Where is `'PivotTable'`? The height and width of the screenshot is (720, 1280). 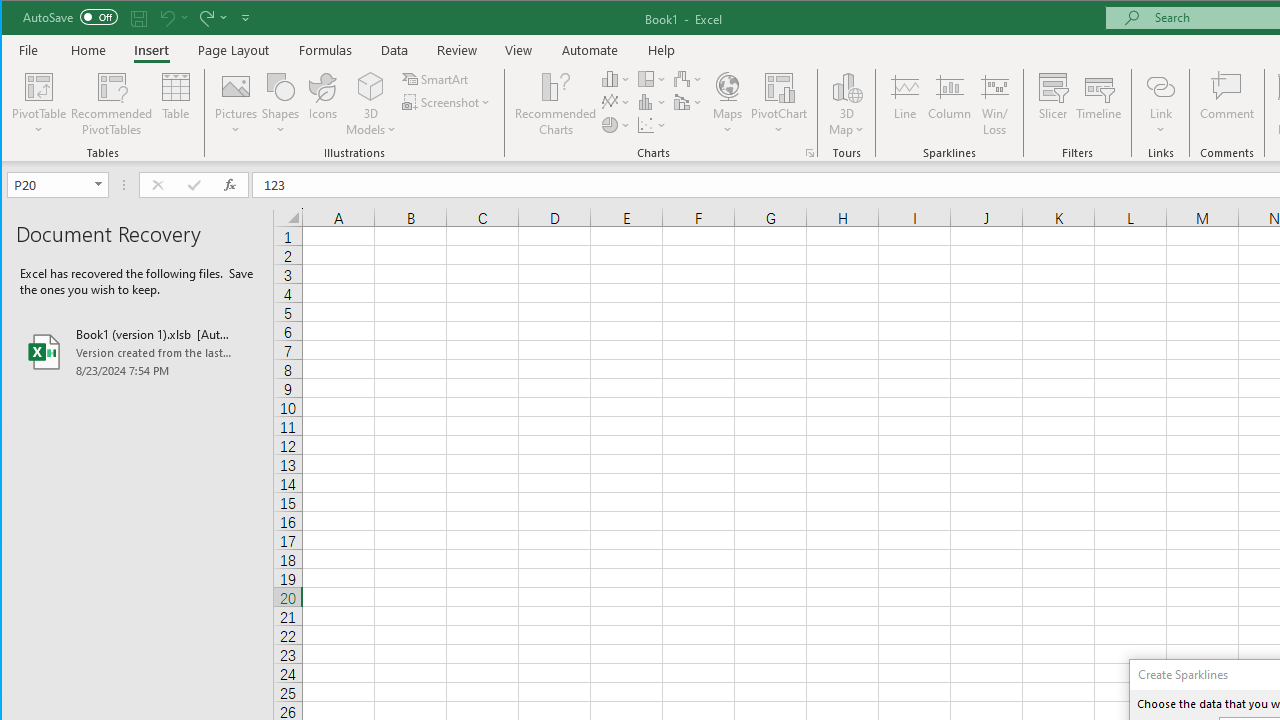 'PivotTable' is located at coordinates (39, 85).